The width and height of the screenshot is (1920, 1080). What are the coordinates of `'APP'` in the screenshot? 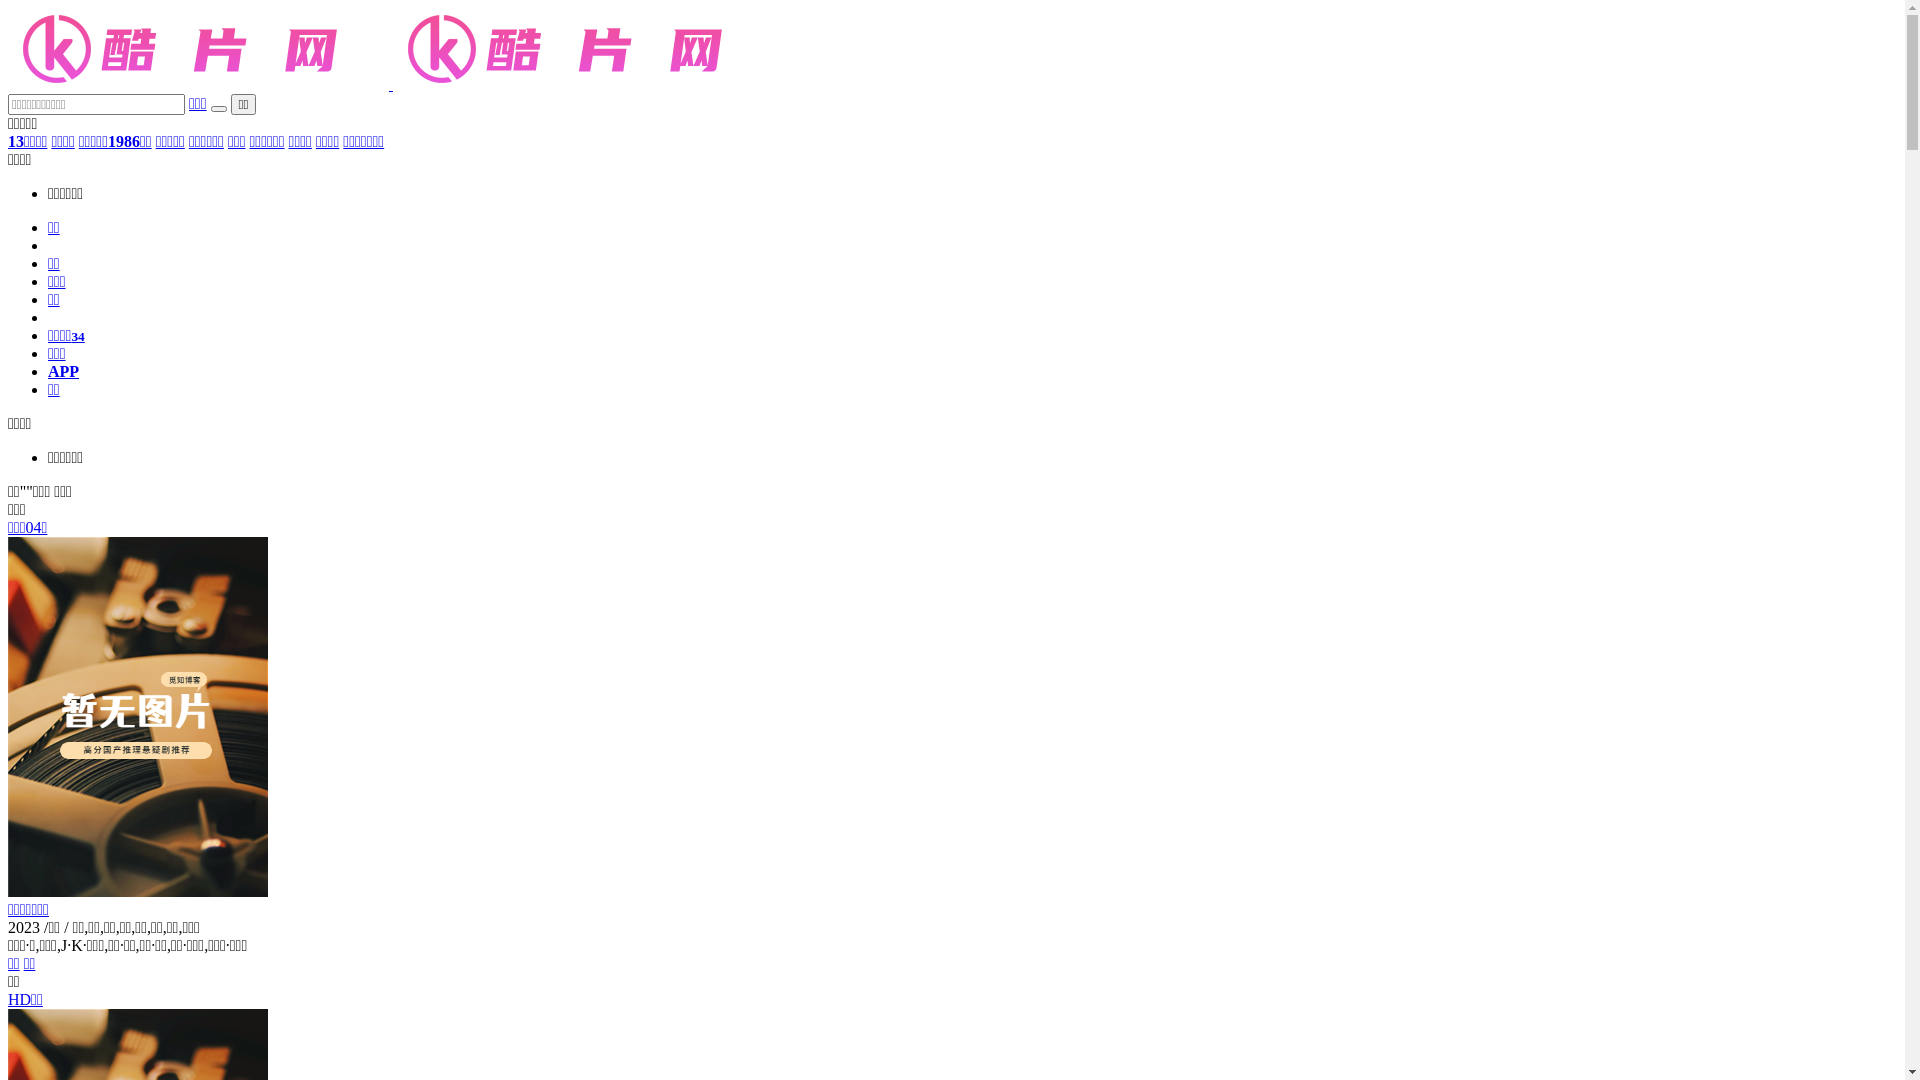 It's located at (63, 371).